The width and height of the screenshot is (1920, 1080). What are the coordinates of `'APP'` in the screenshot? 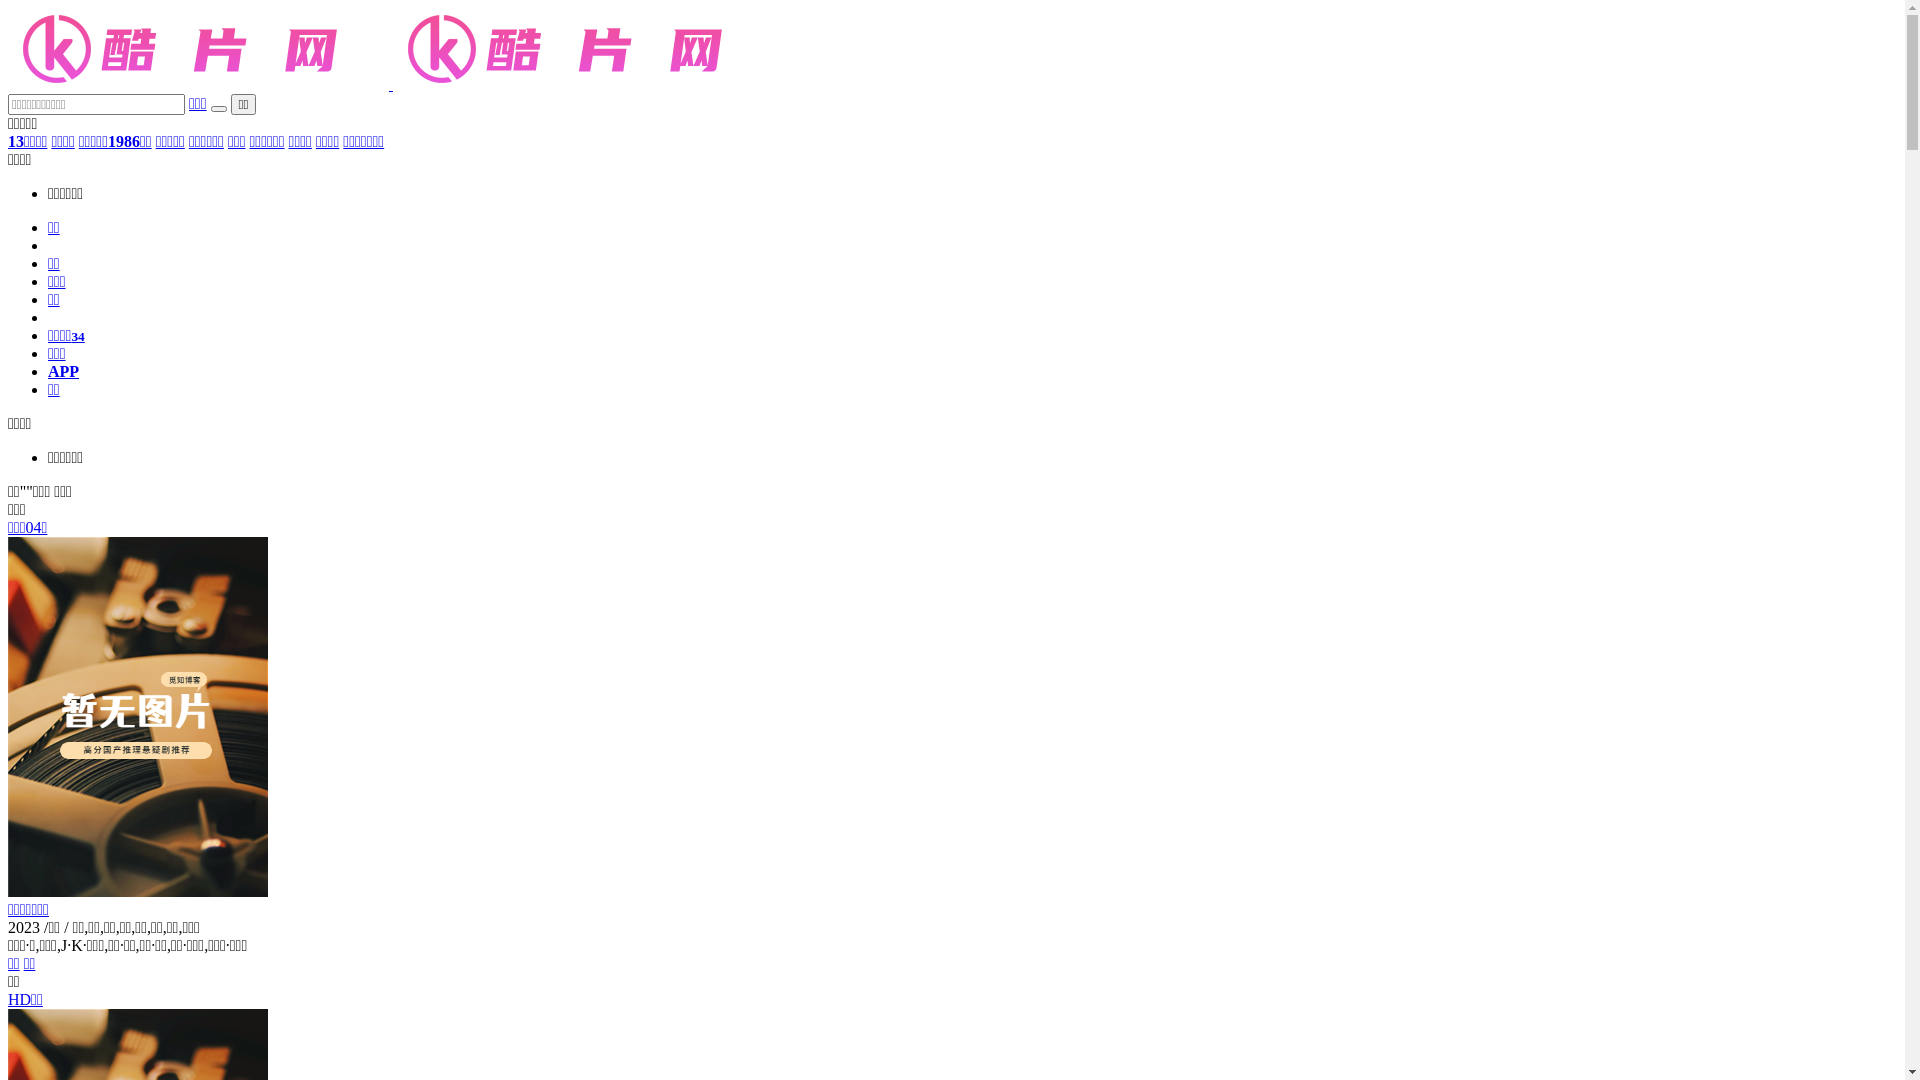 It's located at (63, 371).